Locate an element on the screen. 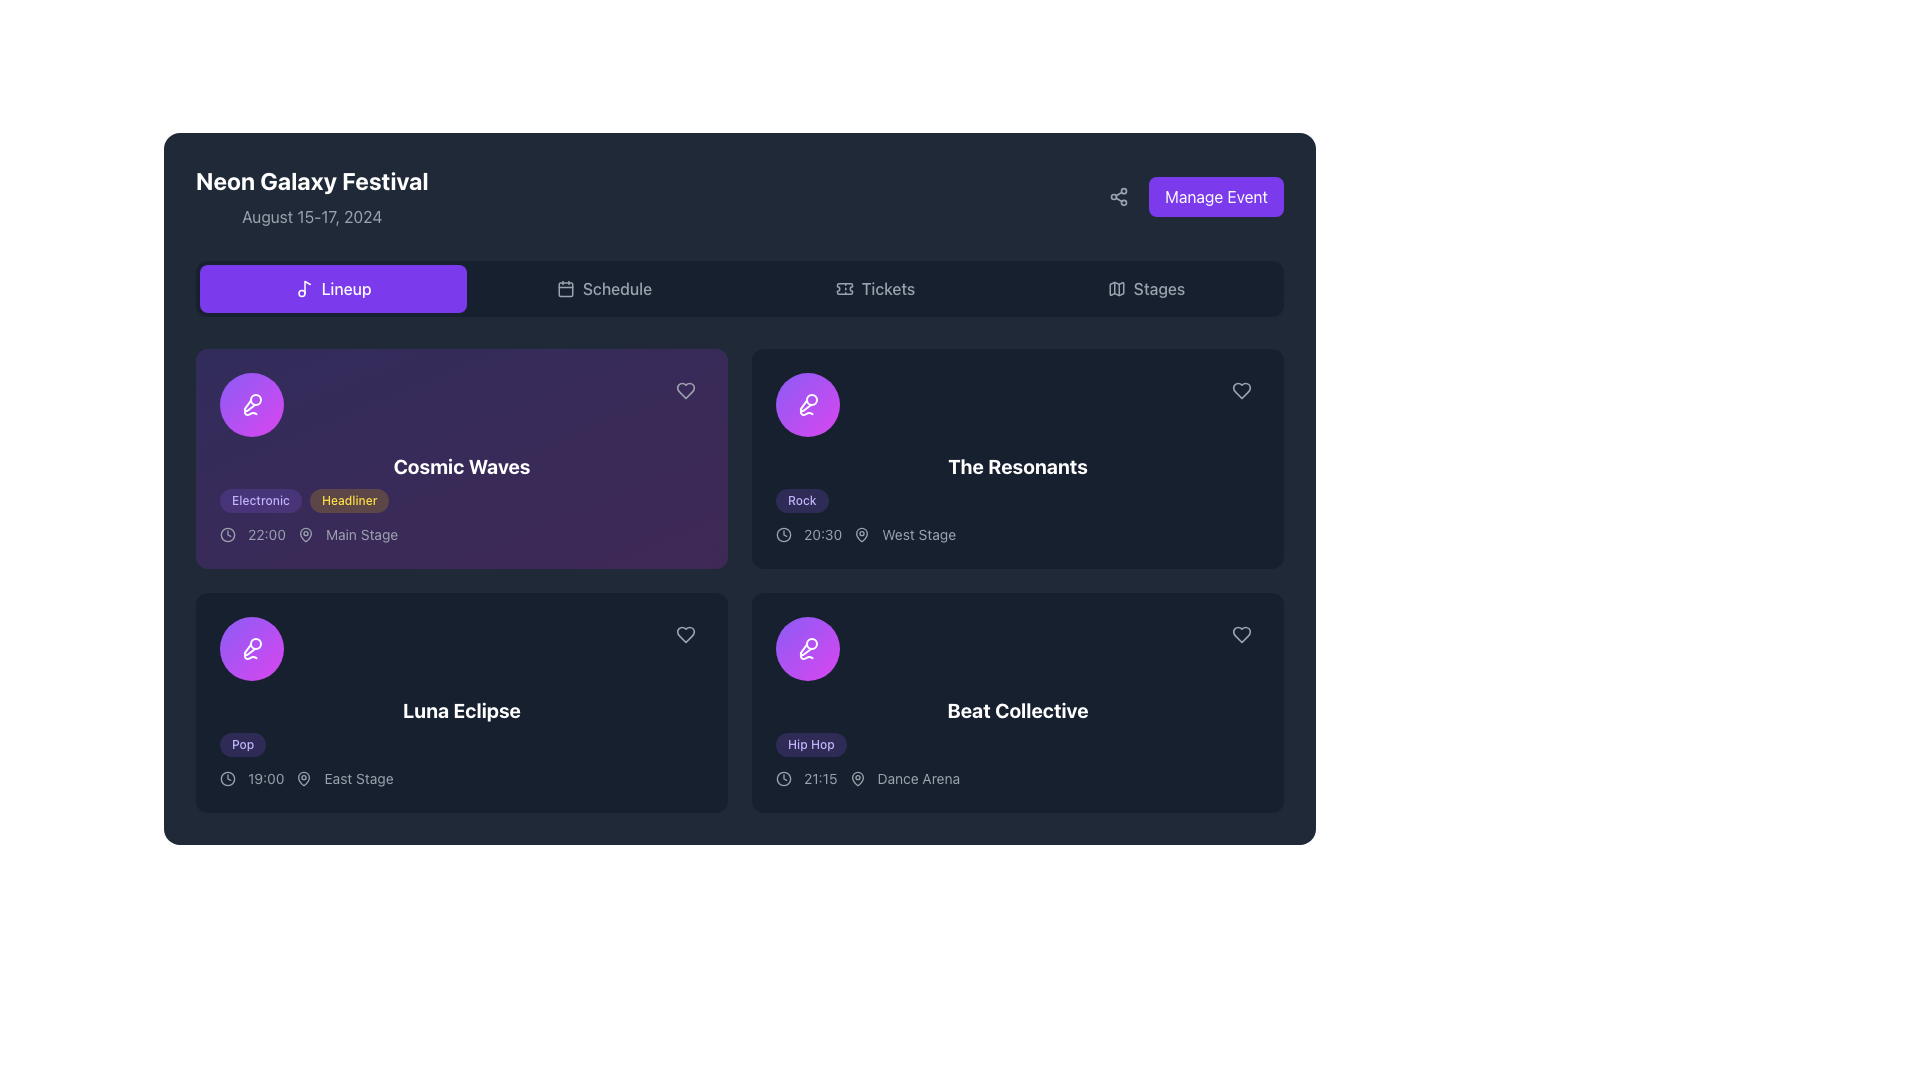 The width and height of the screenshot is (1920, 1080). the prominently styled text block labeled 'Beat Collective', which is positioned centrally within a dark-themed card background in the bottom-right section of the interface is located at coordinates (1017, 709).